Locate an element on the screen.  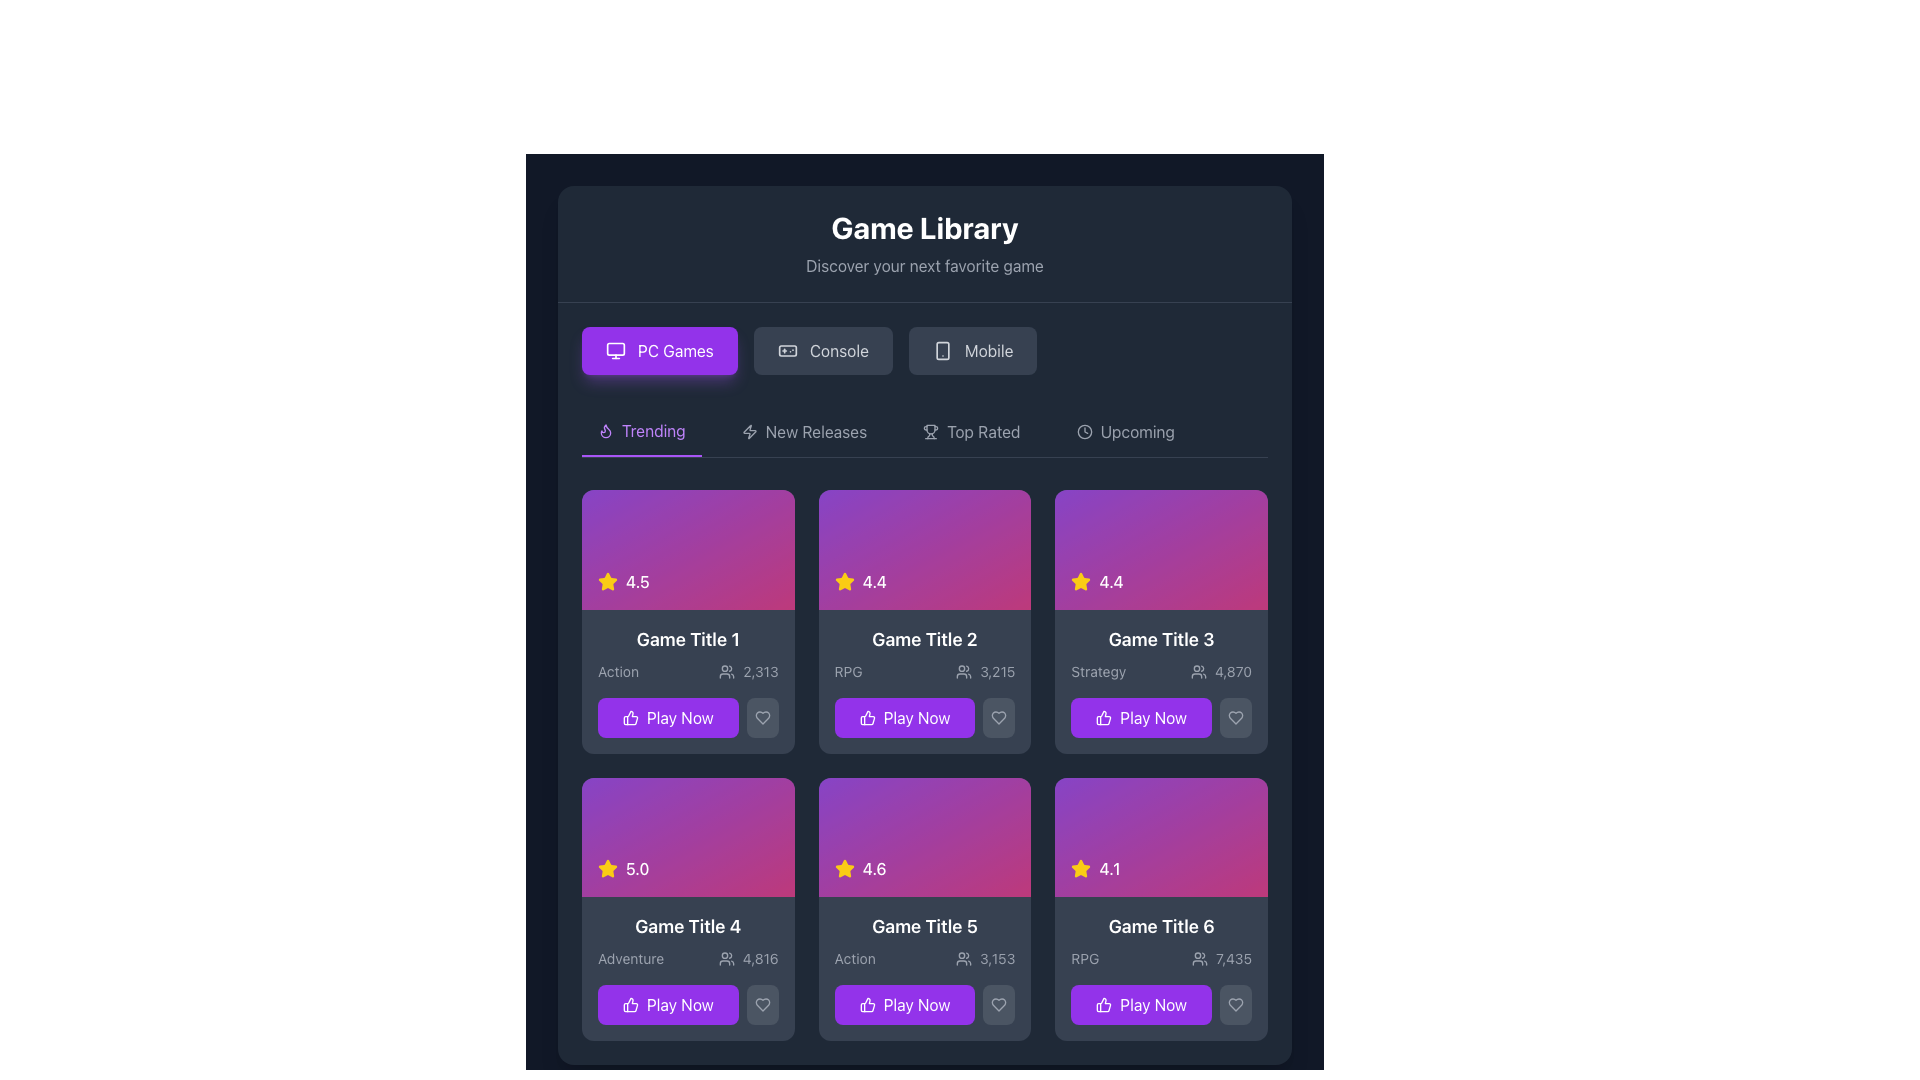
the thumbs-up icon located at the bottom section of the card for 'Game Title 4' is located at coordinates (629, 1005).